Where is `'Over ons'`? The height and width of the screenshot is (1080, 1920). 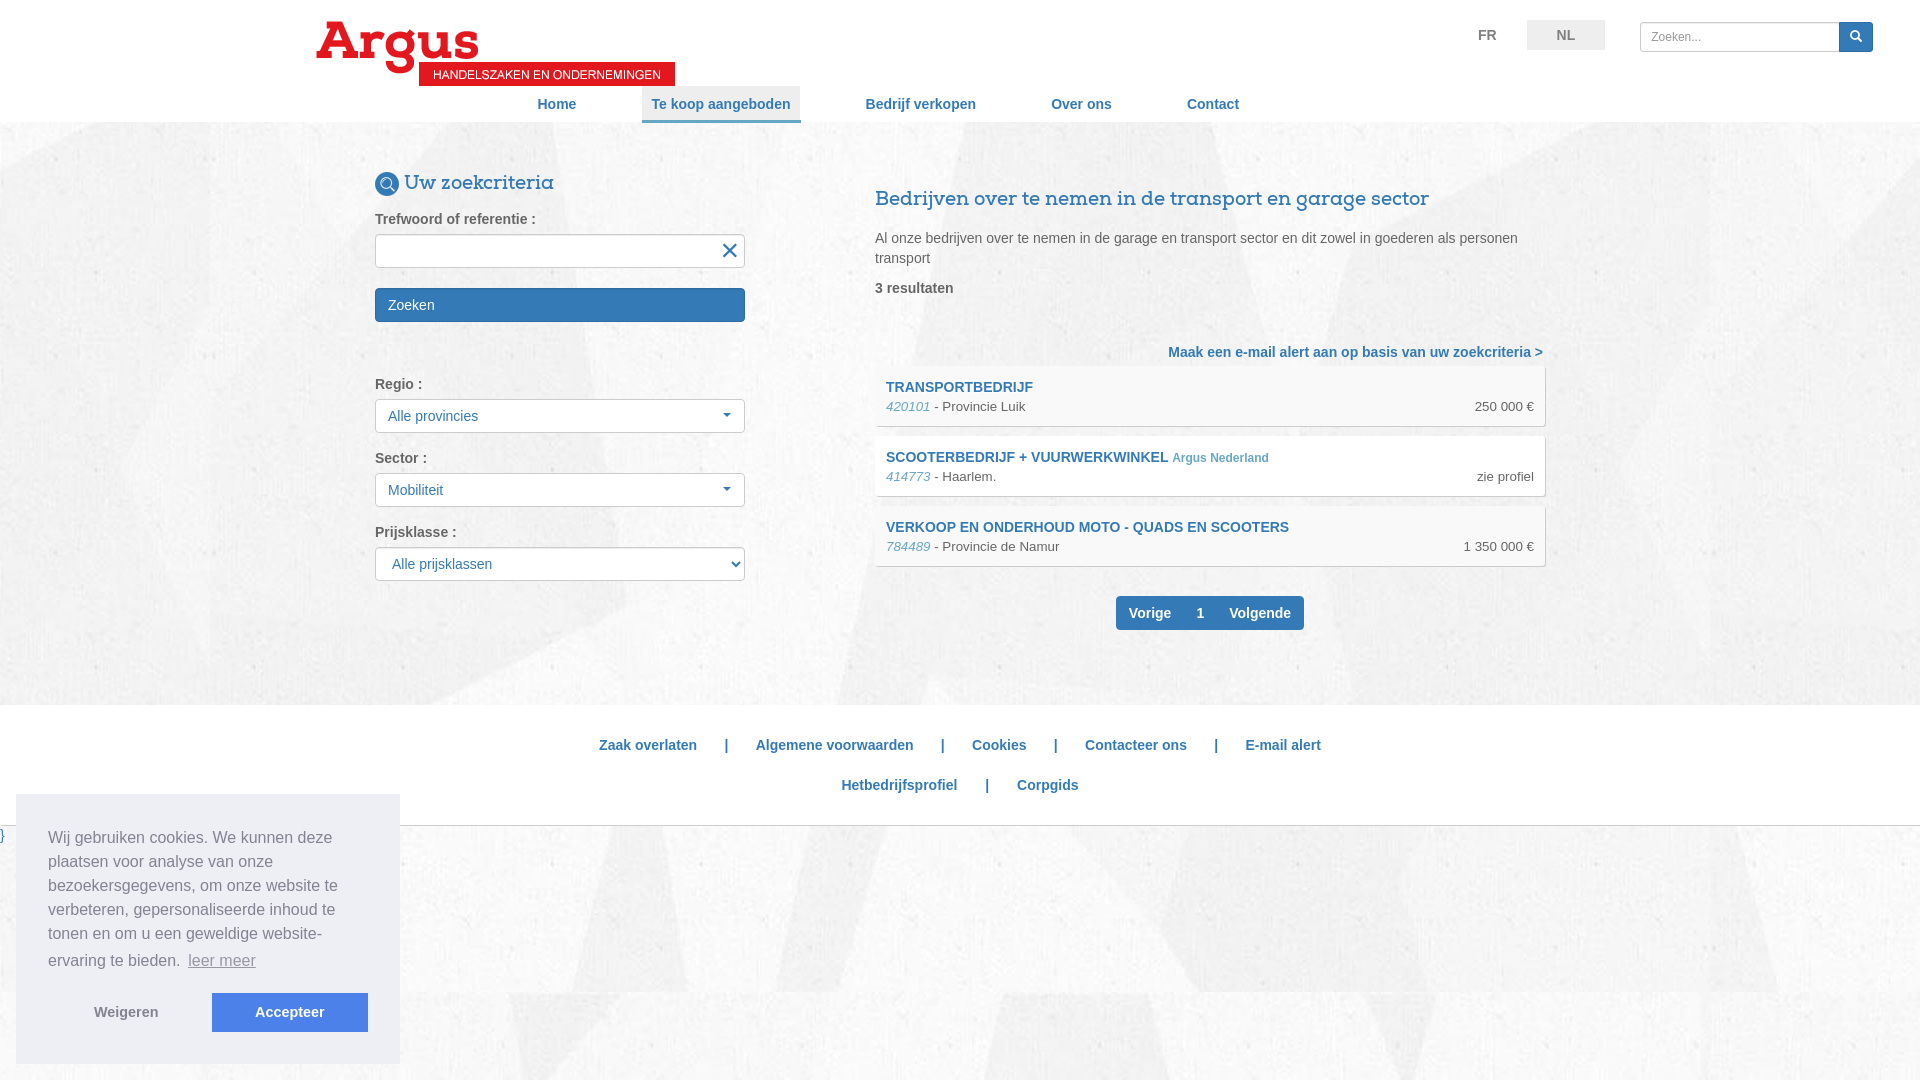 'Over ons' is located at coordinates (1080, 104).